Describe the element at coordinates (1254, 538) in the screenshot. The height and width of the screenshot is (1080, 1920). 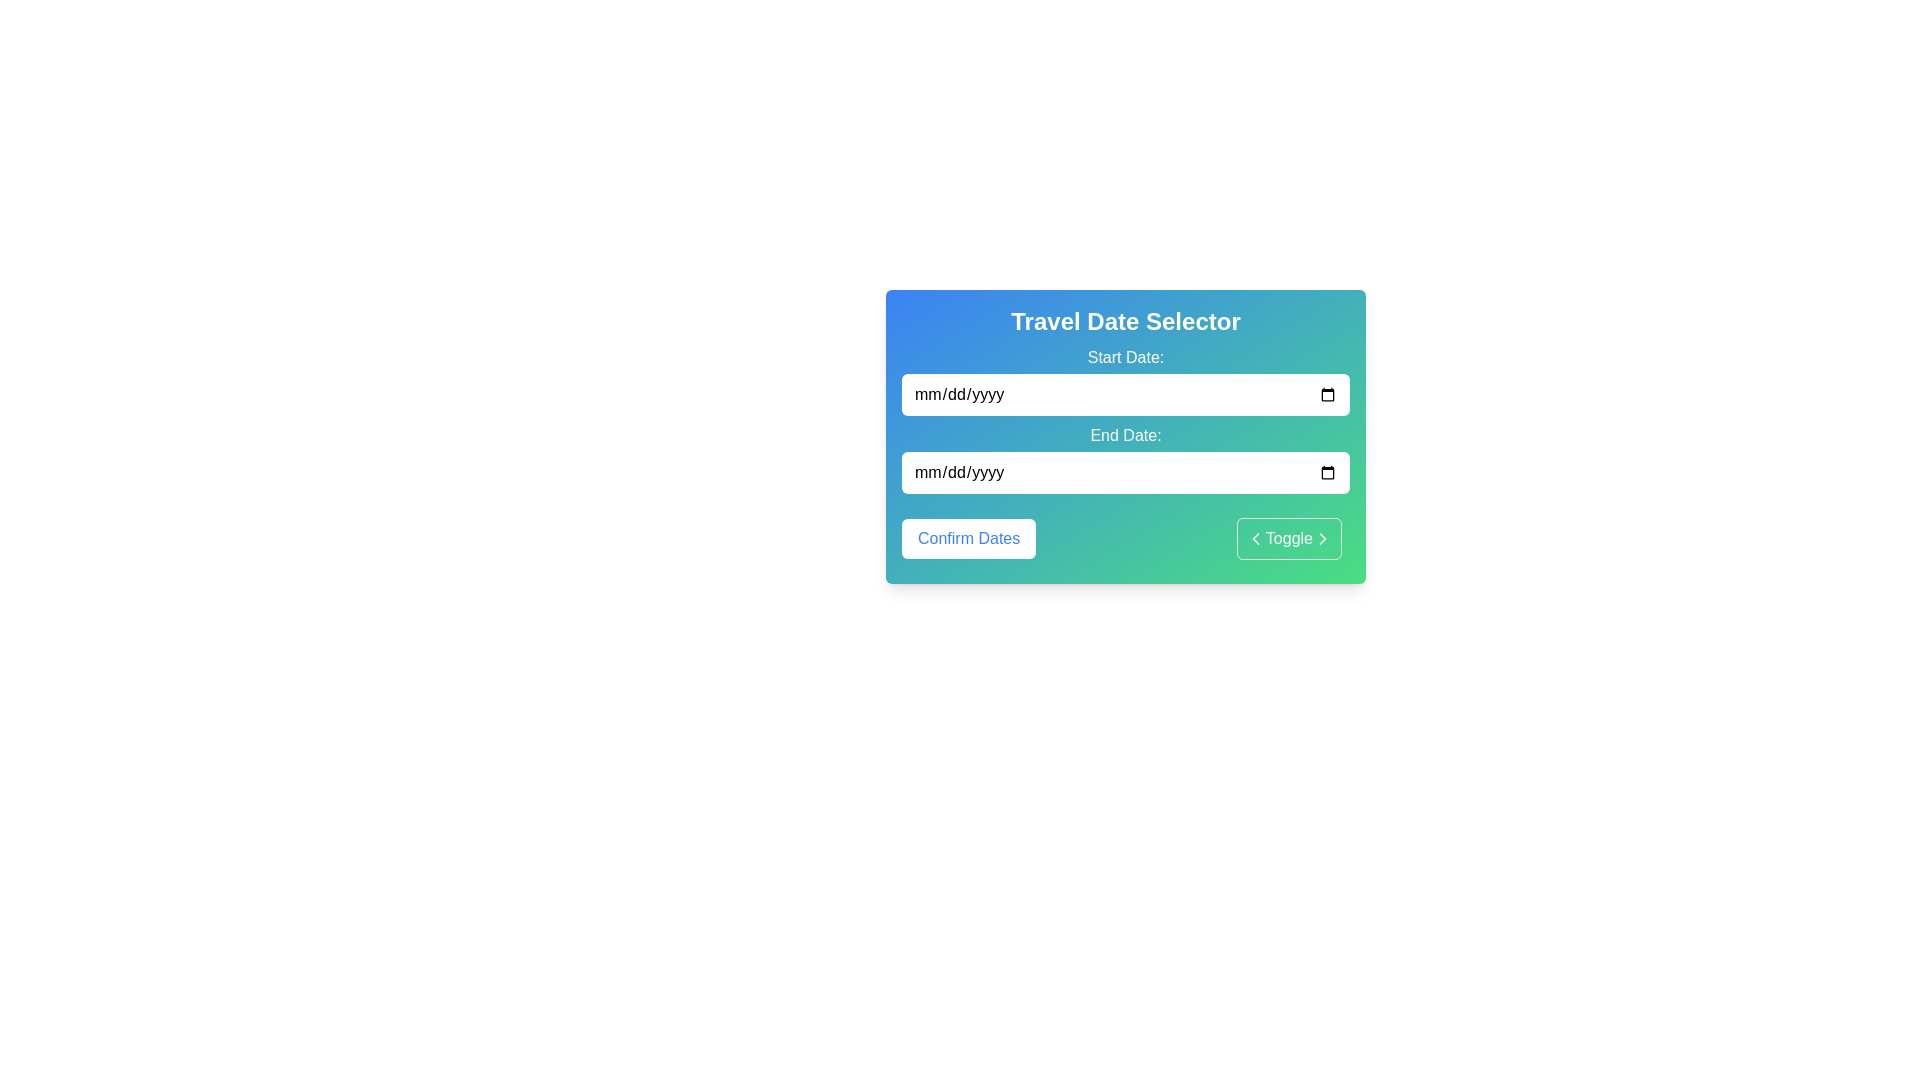
I see `the first chevron icon in the 'Toggle' button group, positioned to the left of the word 'Toggle'` at that location.